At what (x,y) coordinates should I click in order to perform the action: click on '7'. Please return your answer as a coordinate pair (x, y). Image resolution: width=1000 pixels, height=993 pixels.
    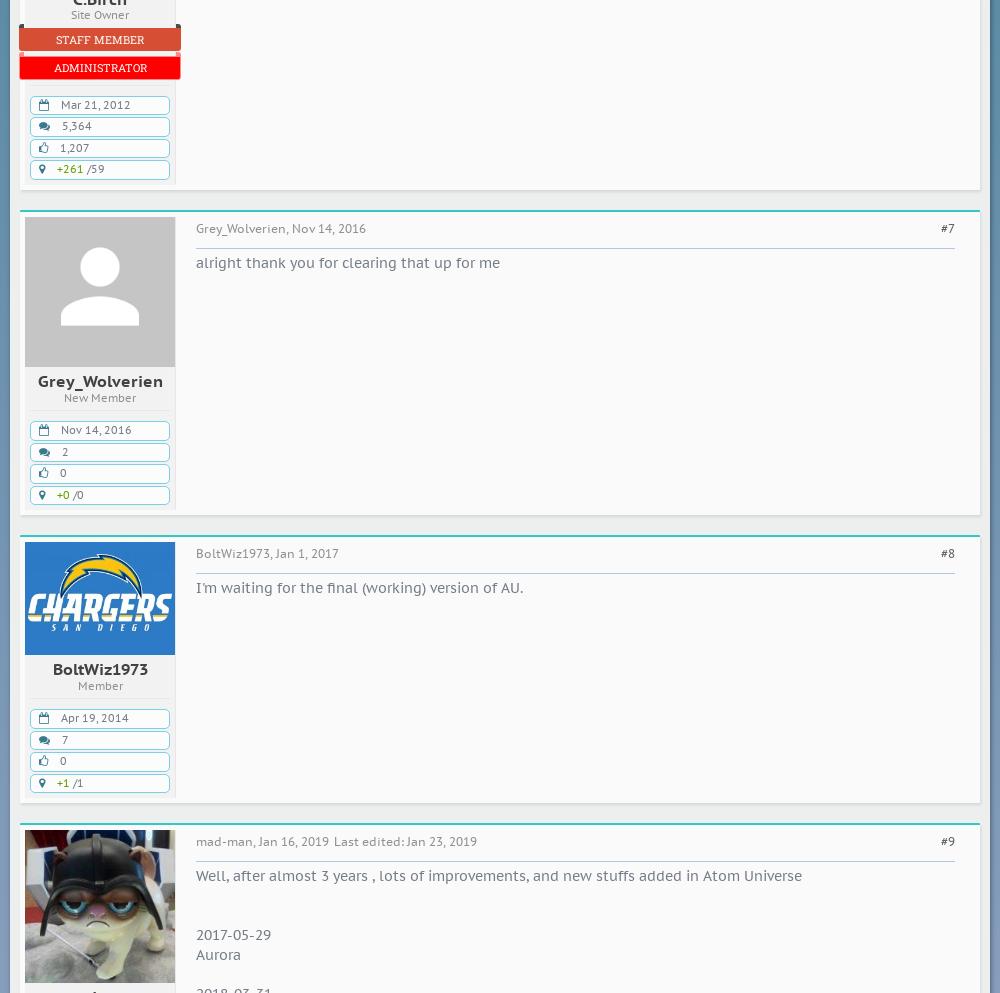
    Looking at the image, I should click on (64, 738).